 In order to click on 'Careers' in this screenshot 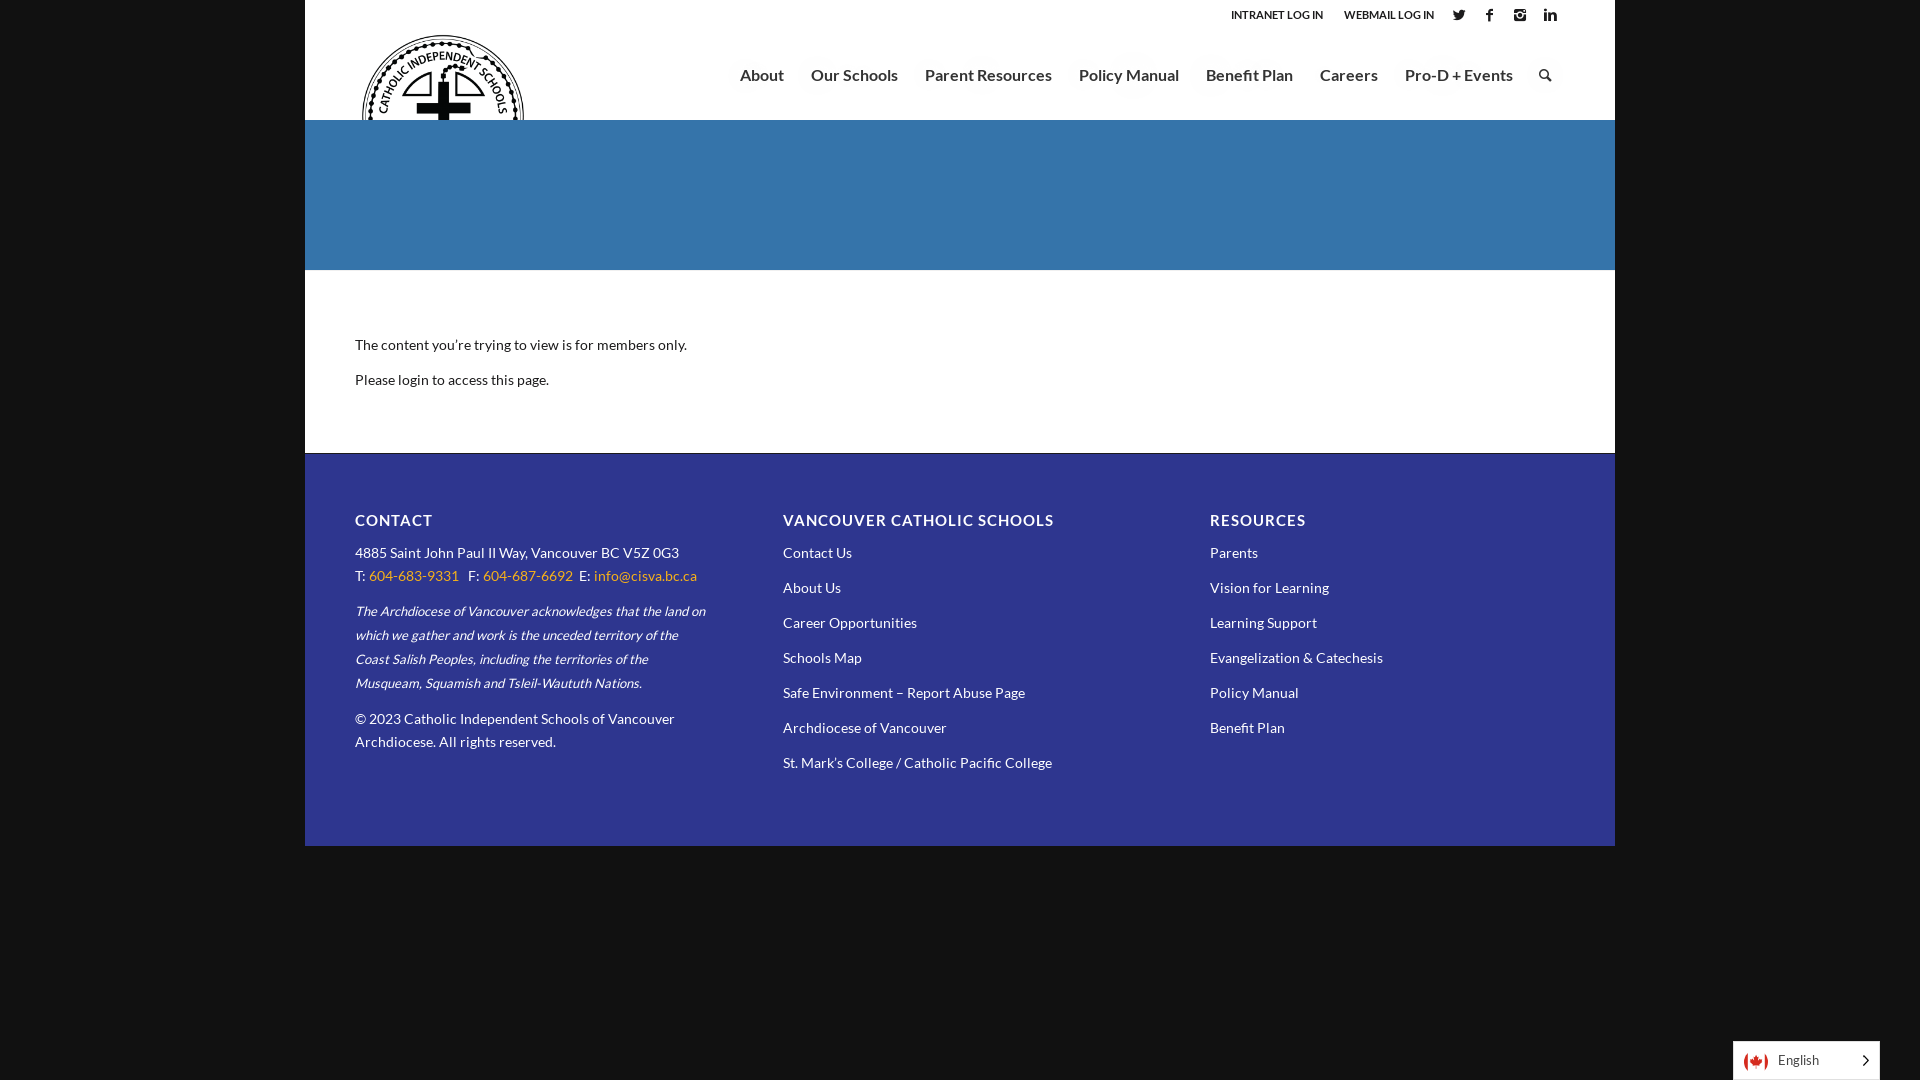, I will do `click(1348, 73)`.